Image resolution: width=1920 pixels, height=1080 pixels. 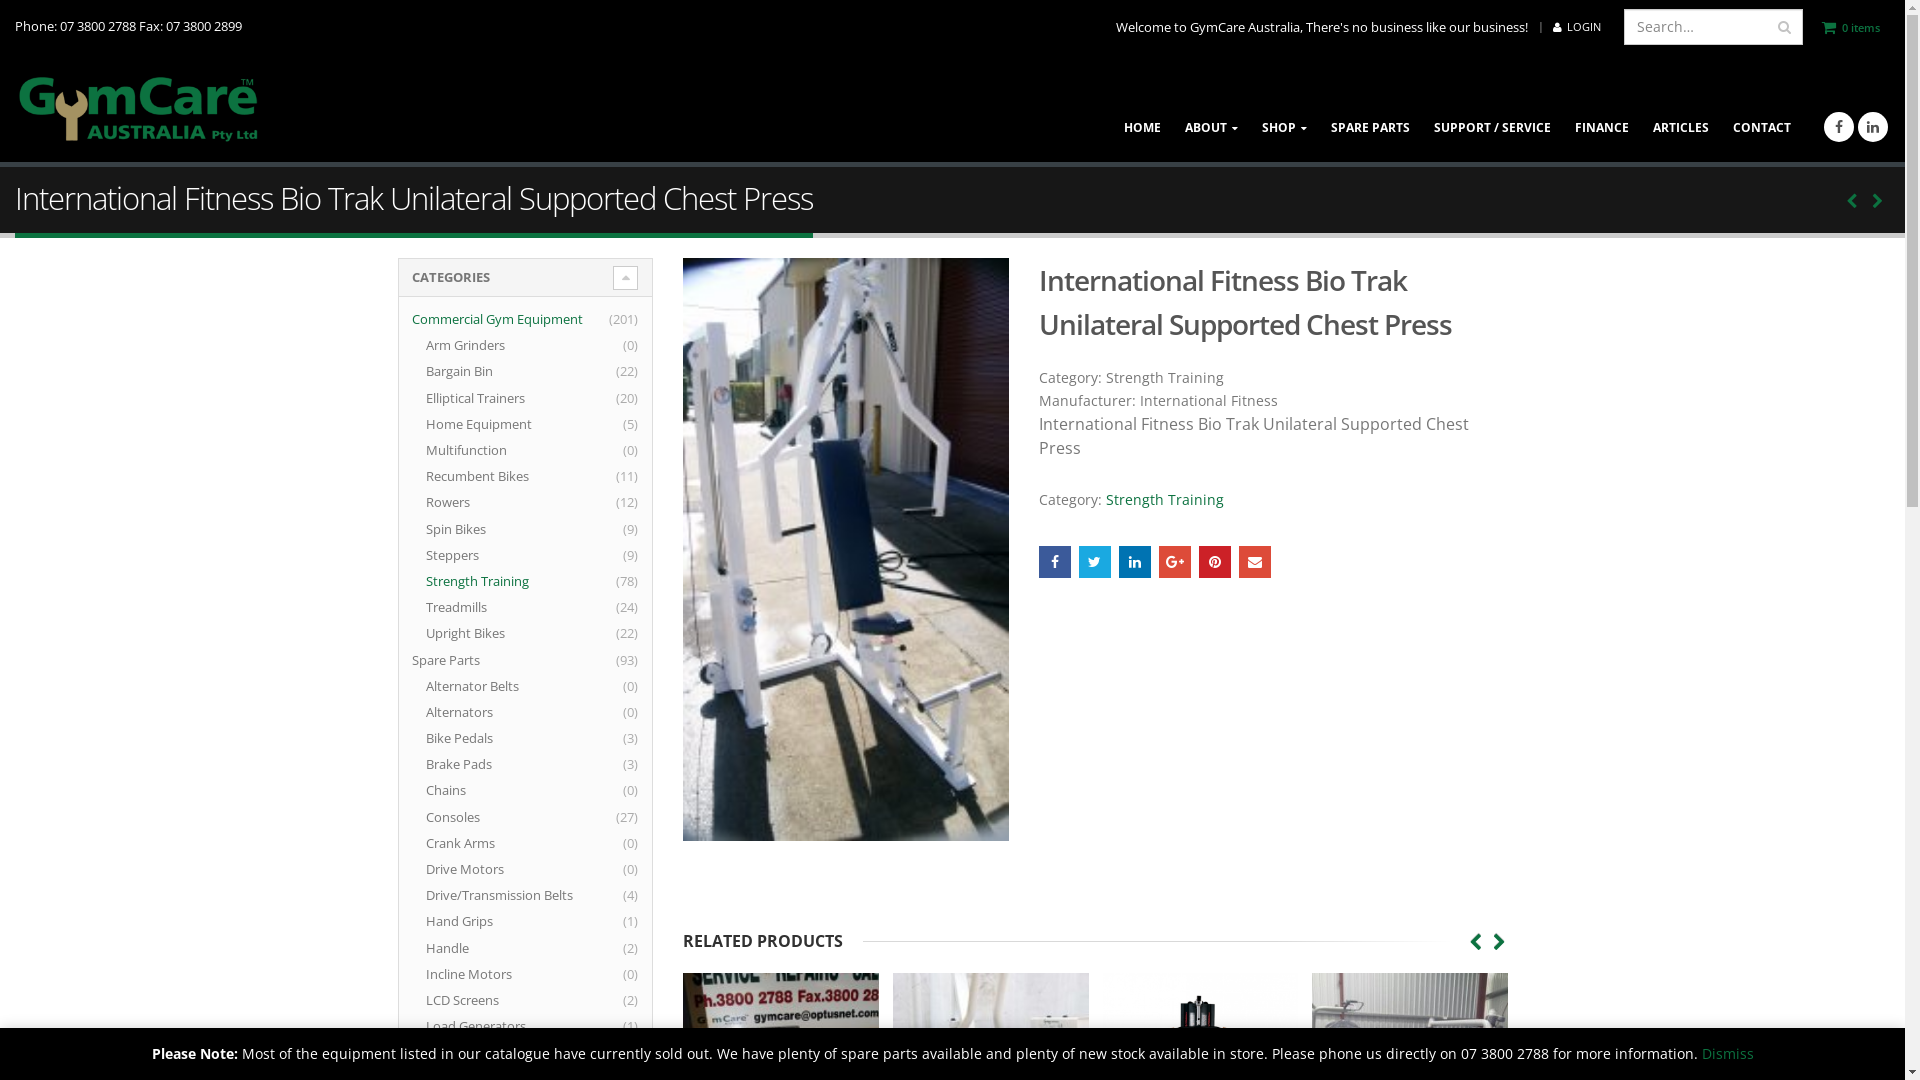 I want to click on 'FINANCE', so click(x=1602, y=108).